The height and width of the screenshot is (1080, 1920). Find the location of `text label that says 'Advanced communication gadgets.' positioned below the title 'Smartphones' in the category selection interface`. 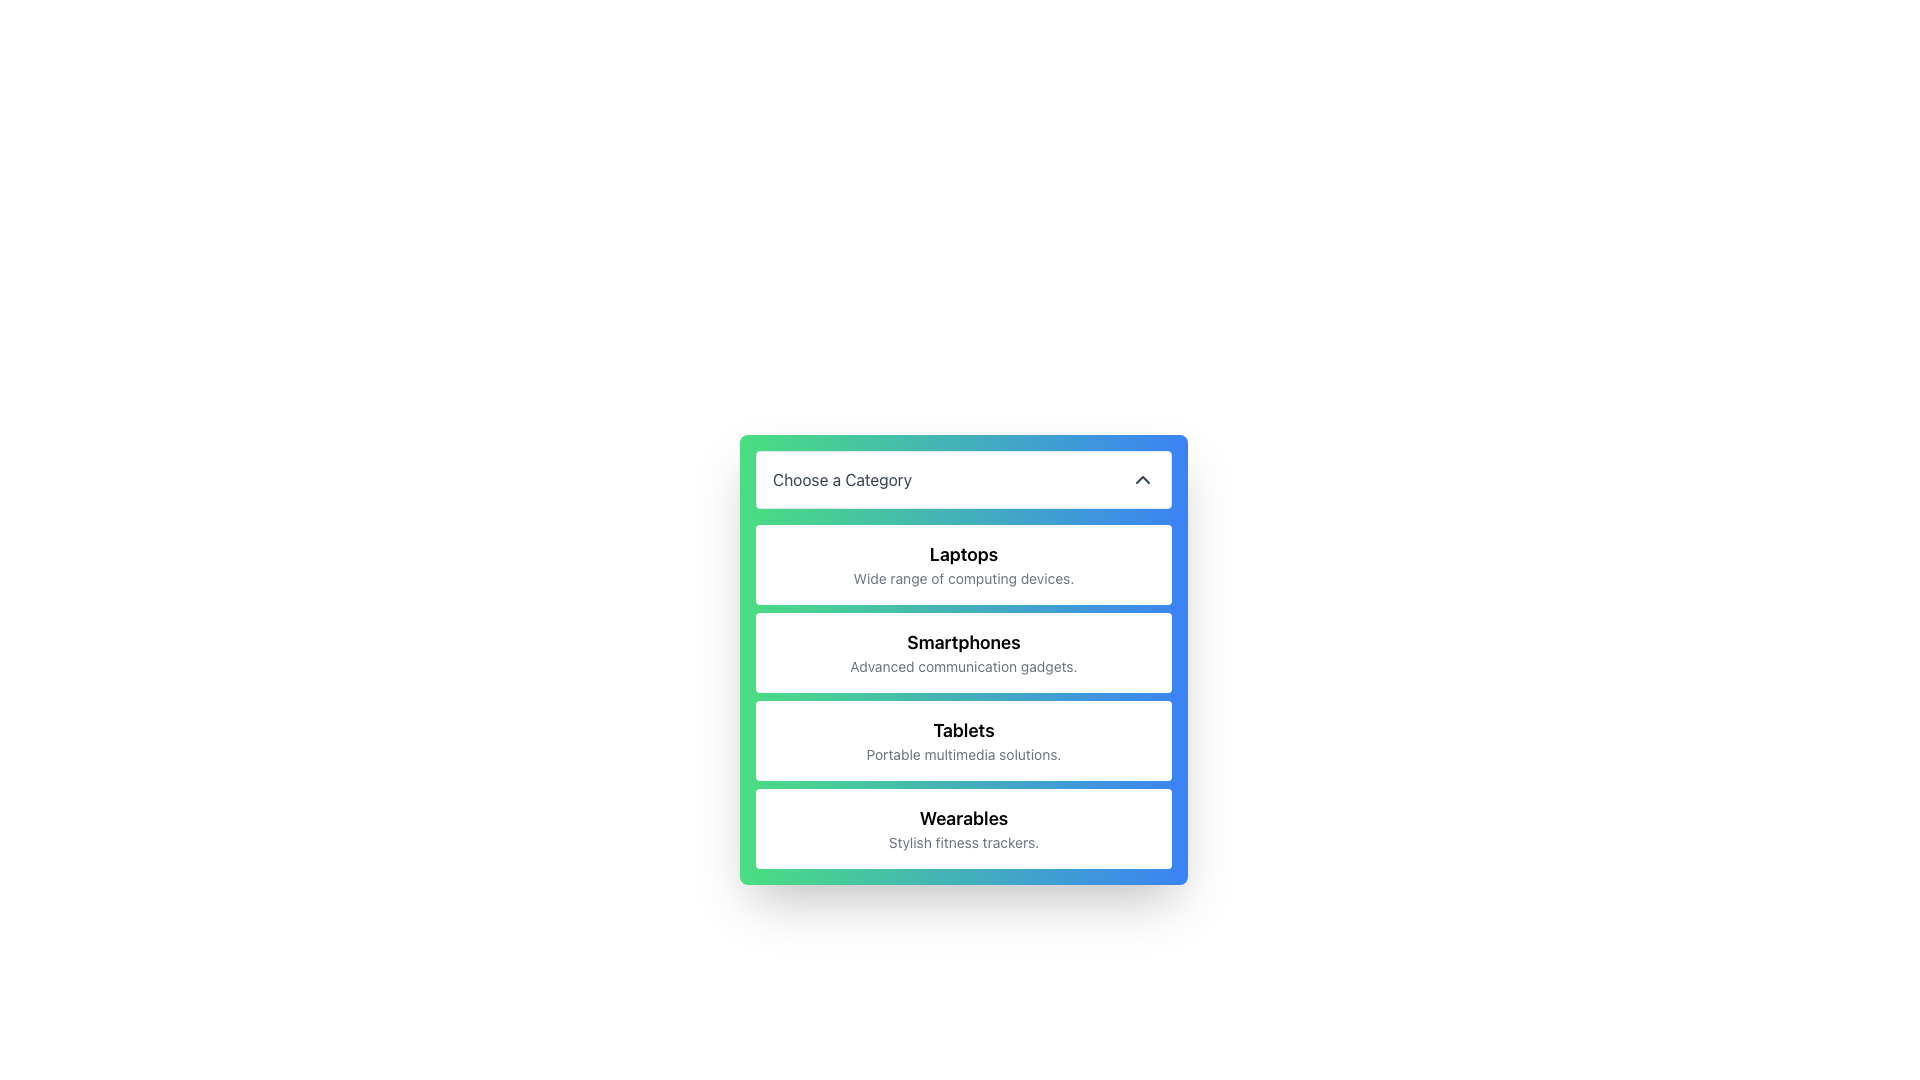

text label that says 'Advanced communication gadgets.' positioned below the title 'Smartphones' in the category selection interface is located at coordinates (964, 667).